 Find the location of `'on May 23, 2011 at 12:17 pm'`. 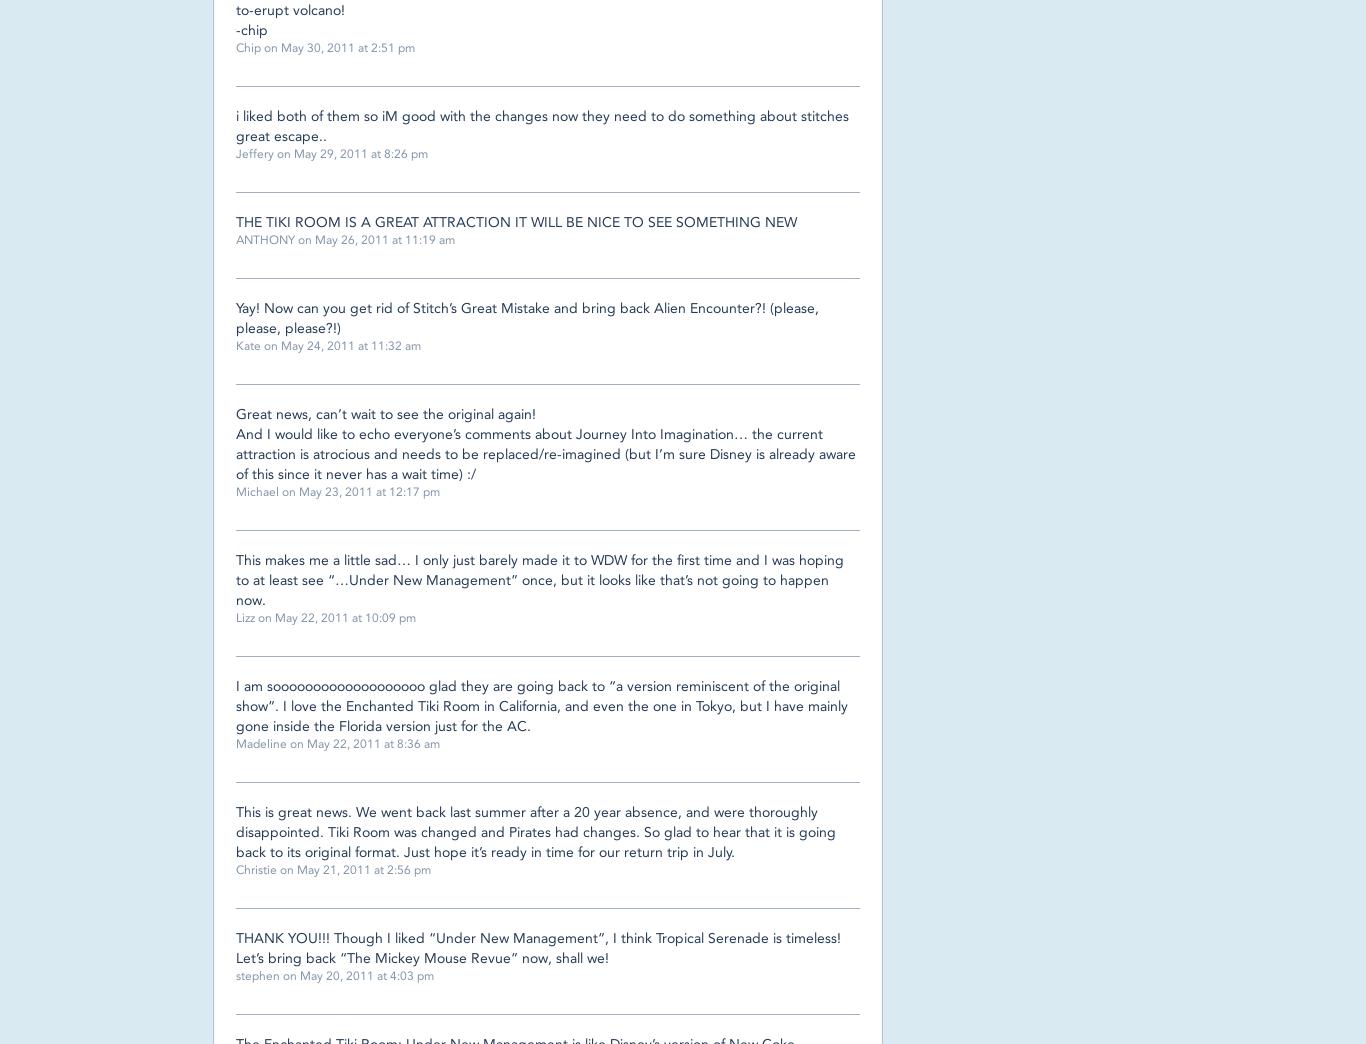

'on May 23, 2011 at 12:17 pm' is located at coordinates (358, 492).